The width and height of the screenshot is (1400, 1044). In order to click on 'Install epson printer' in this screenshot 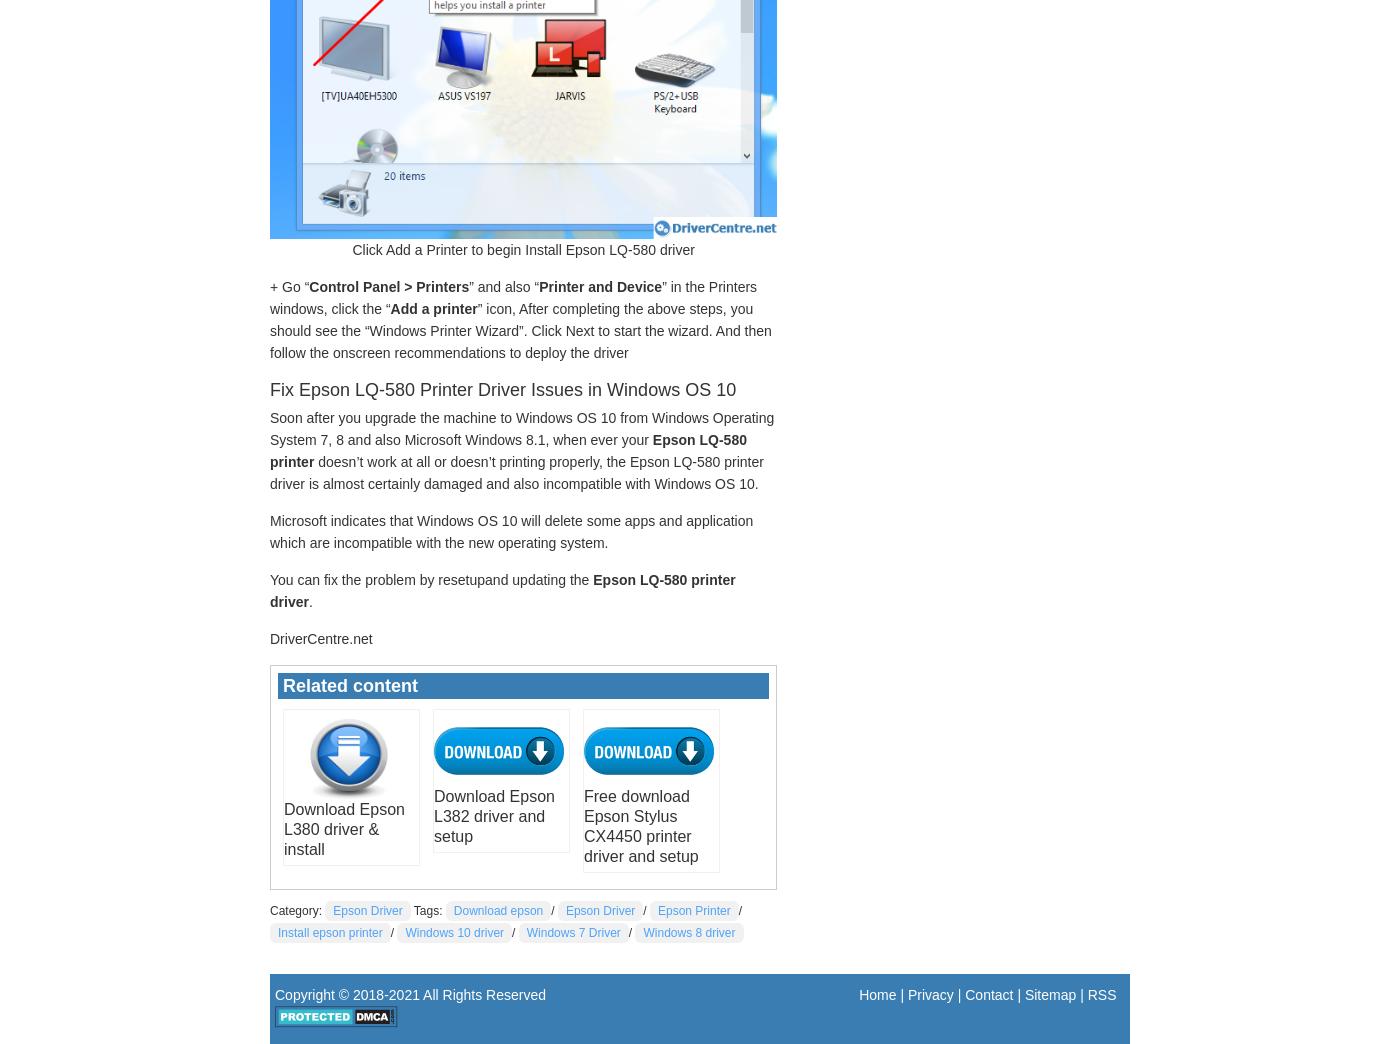, I will do `click(329, 930)`.